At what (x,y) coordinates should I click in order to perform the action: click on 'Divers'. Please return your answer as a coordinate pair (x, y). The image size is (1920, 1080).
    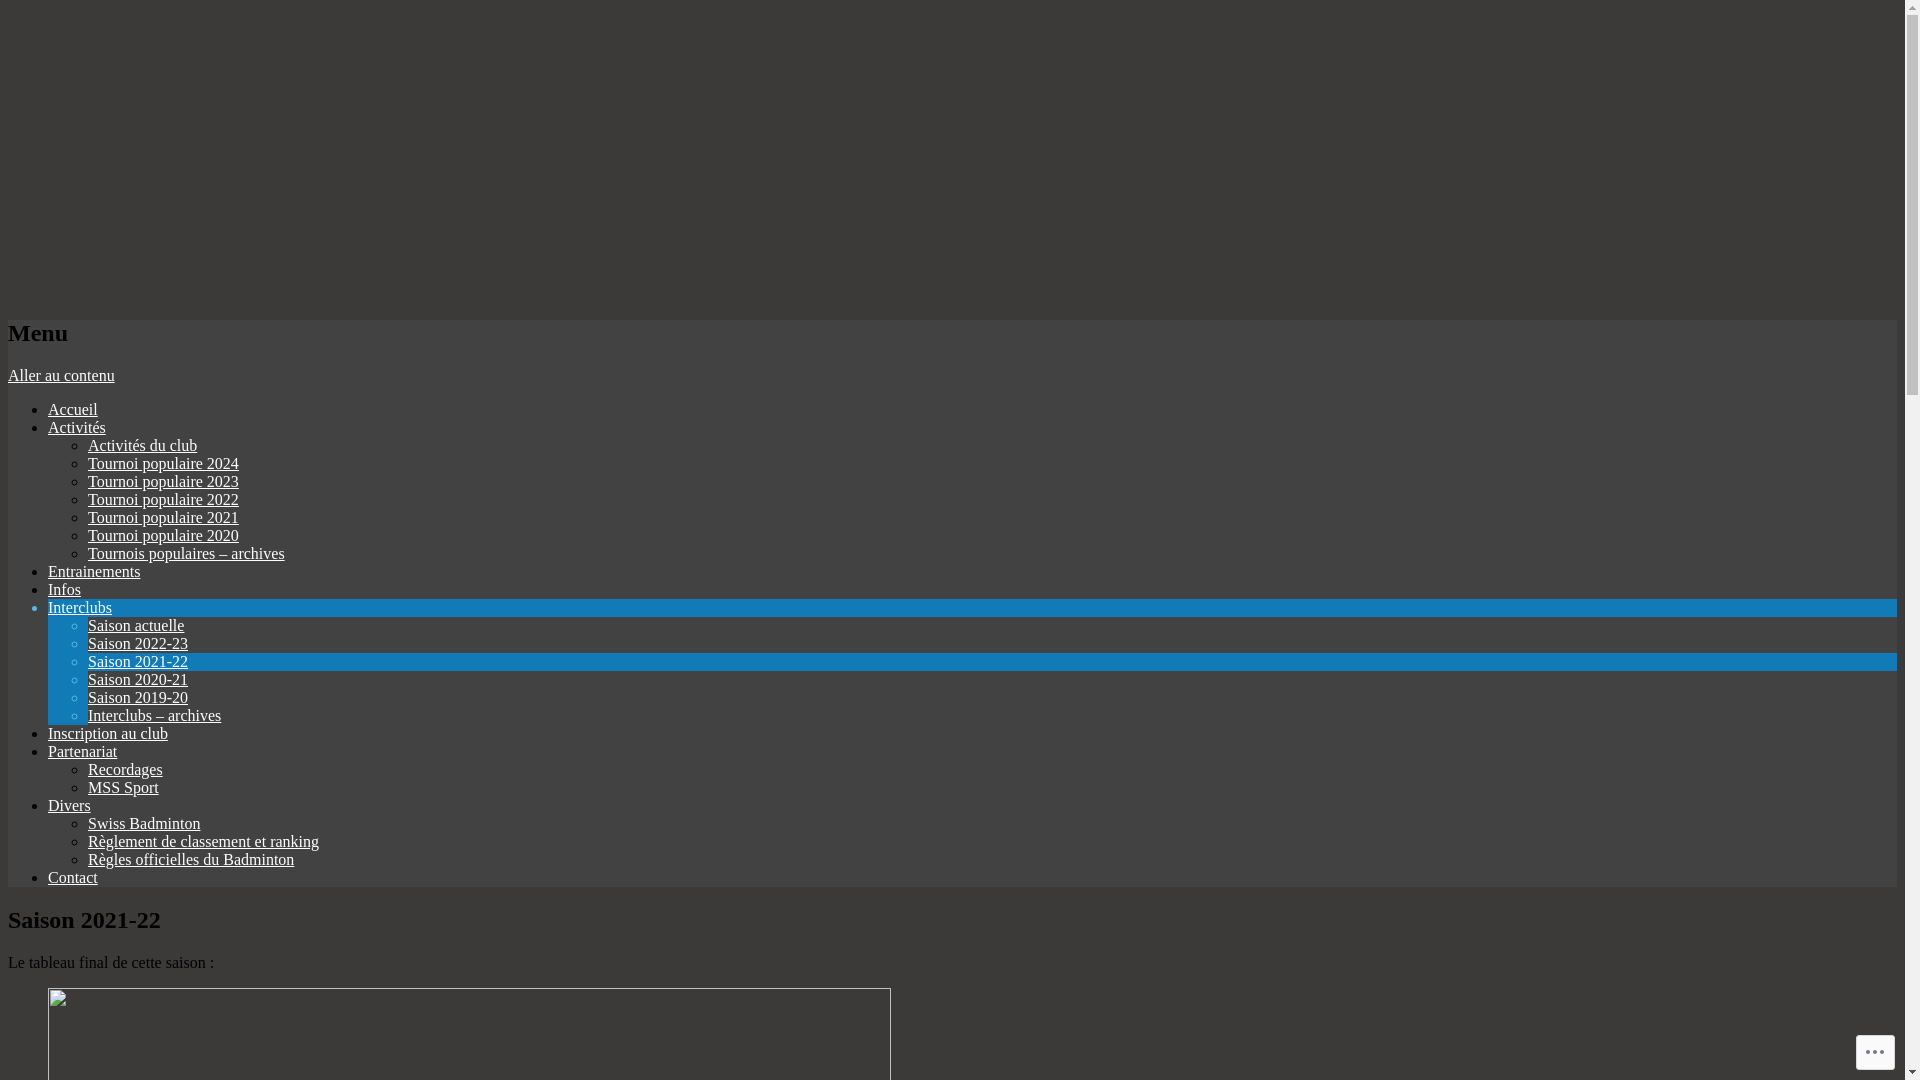
    Looking at the image, I should click on (69, 804).